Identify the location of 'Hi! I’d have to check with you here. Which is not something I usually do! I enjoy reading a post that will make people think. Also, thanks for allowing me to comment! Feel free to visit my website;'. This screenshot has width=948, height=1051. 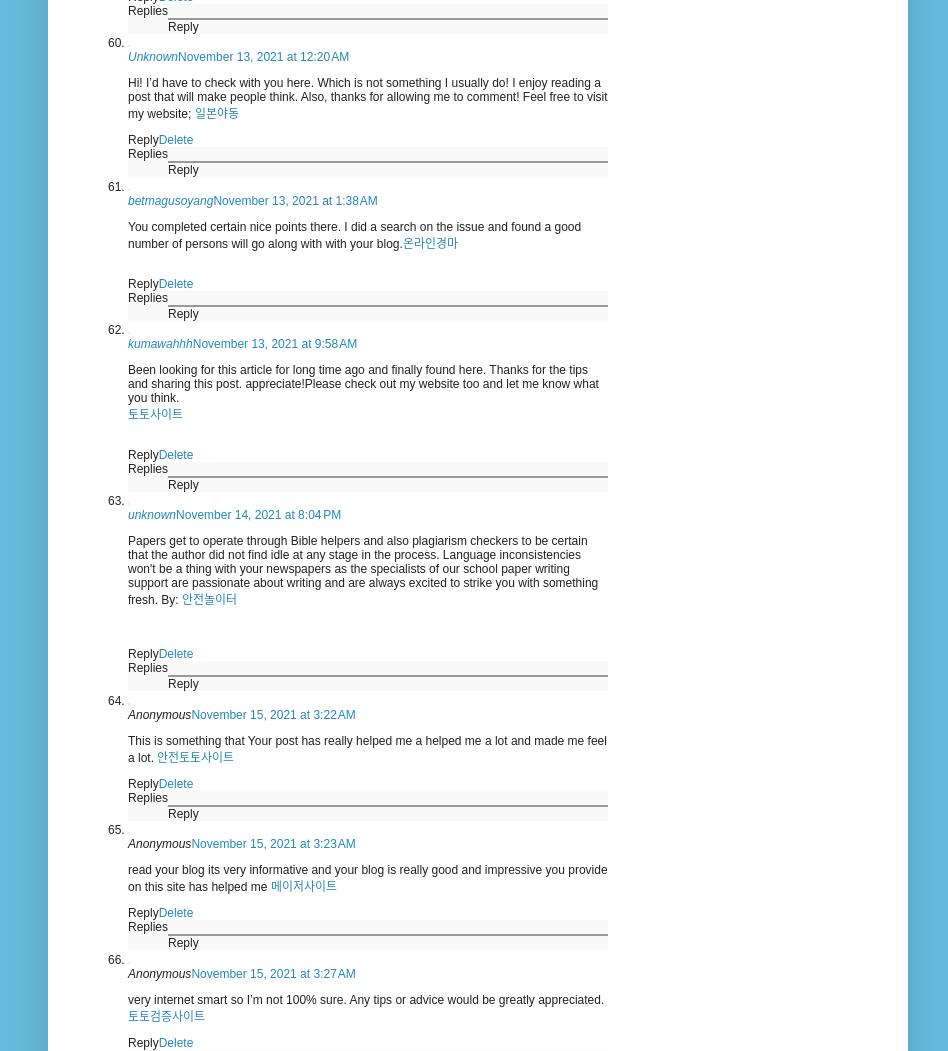
(126, 98).